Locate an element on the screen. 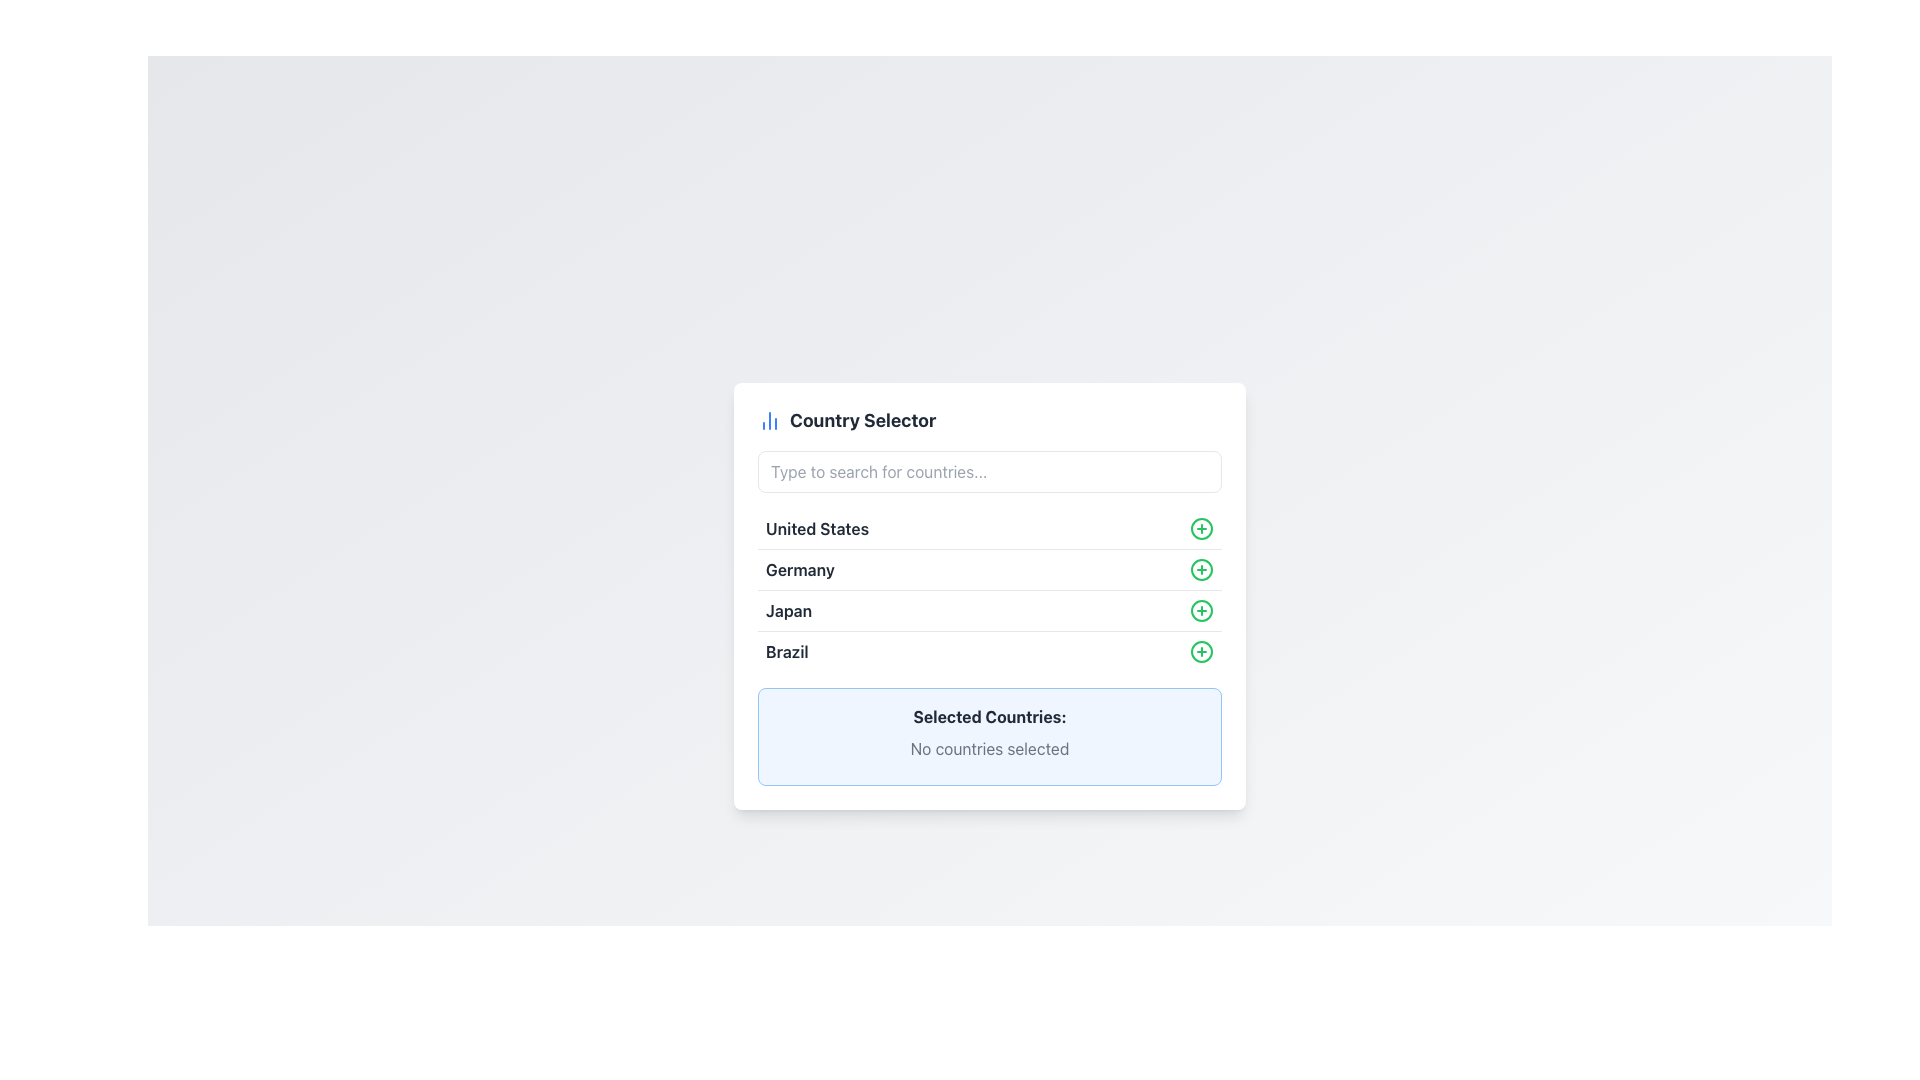  the list item labeled 'Japan' which is the third item in the 'Country Selector' box to trigger hover effects is located at coordinates (989, 608).